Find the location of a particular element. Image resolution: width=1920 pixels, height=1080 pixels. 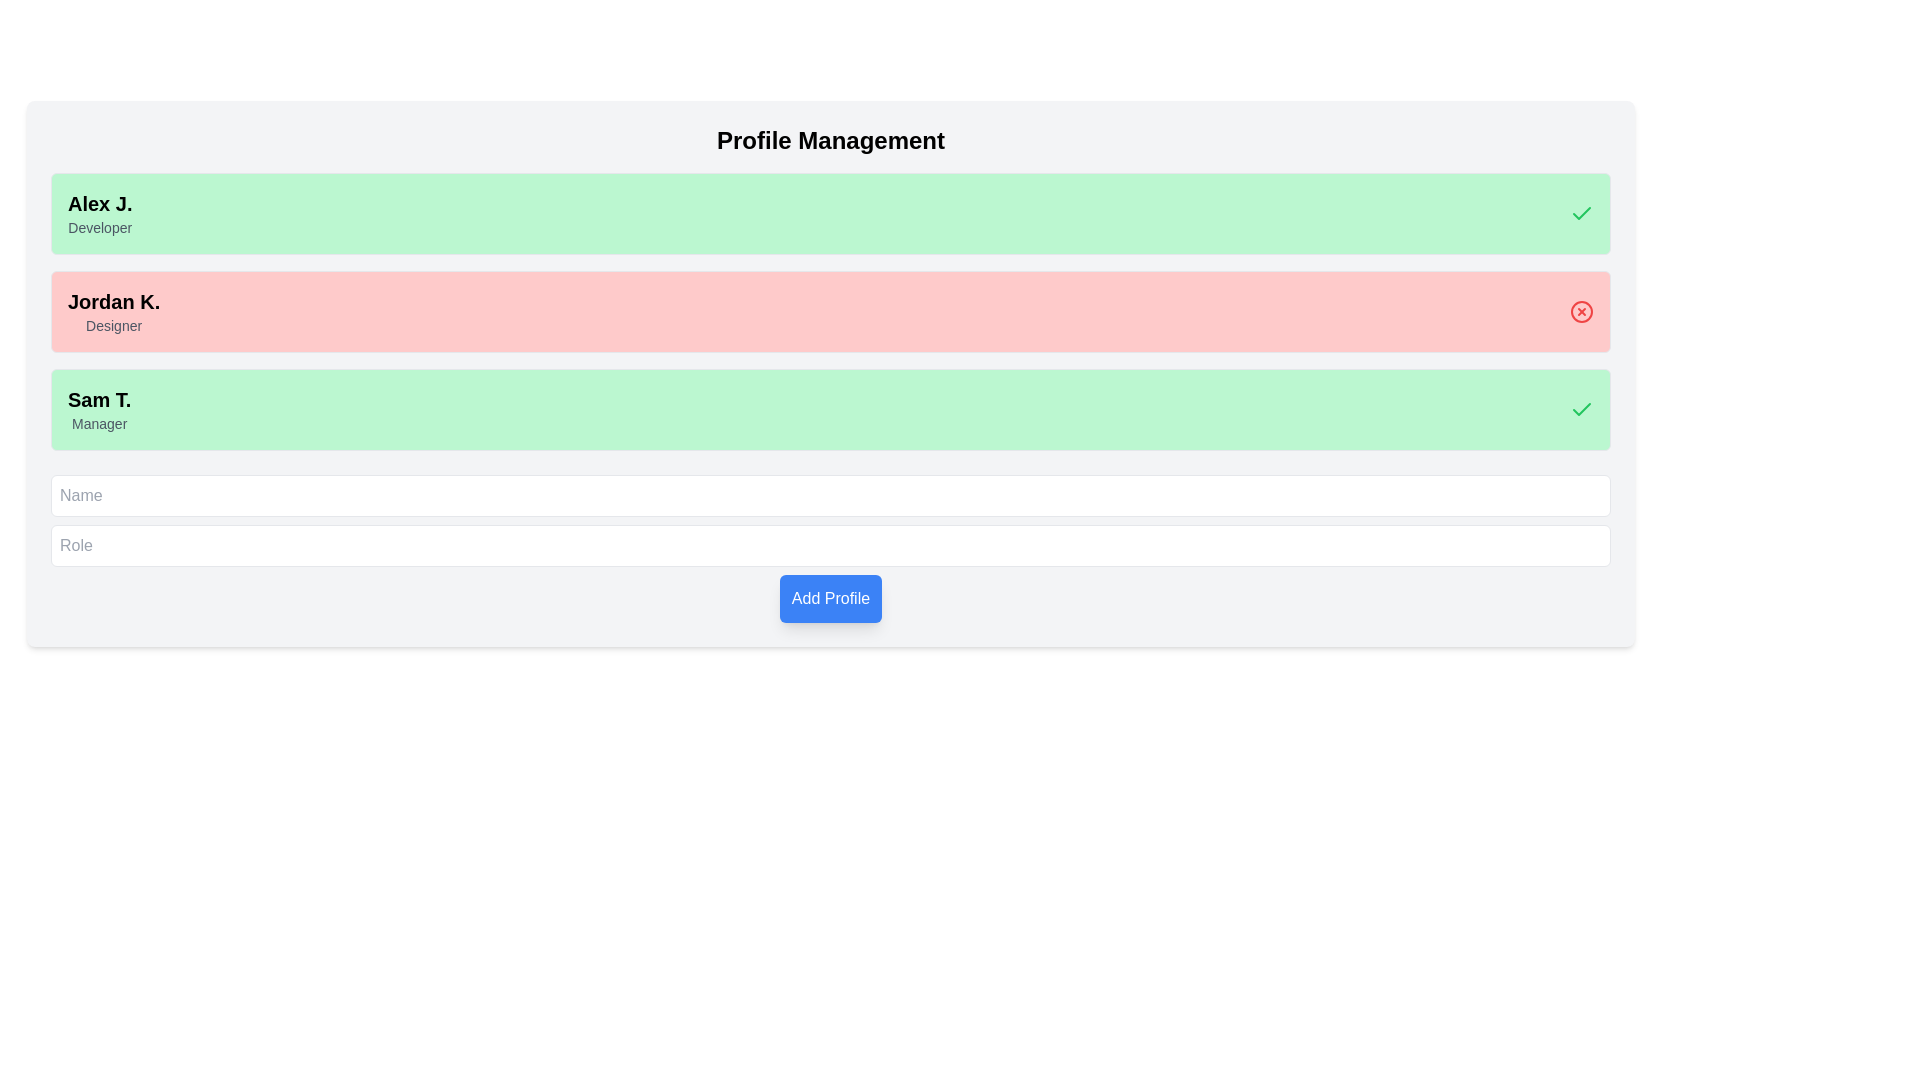

the Text label that displays the name and role of an individual in the profile management list, located at the top left of the topmost green card in the column of profile cards is located at coordinates (99, 213).